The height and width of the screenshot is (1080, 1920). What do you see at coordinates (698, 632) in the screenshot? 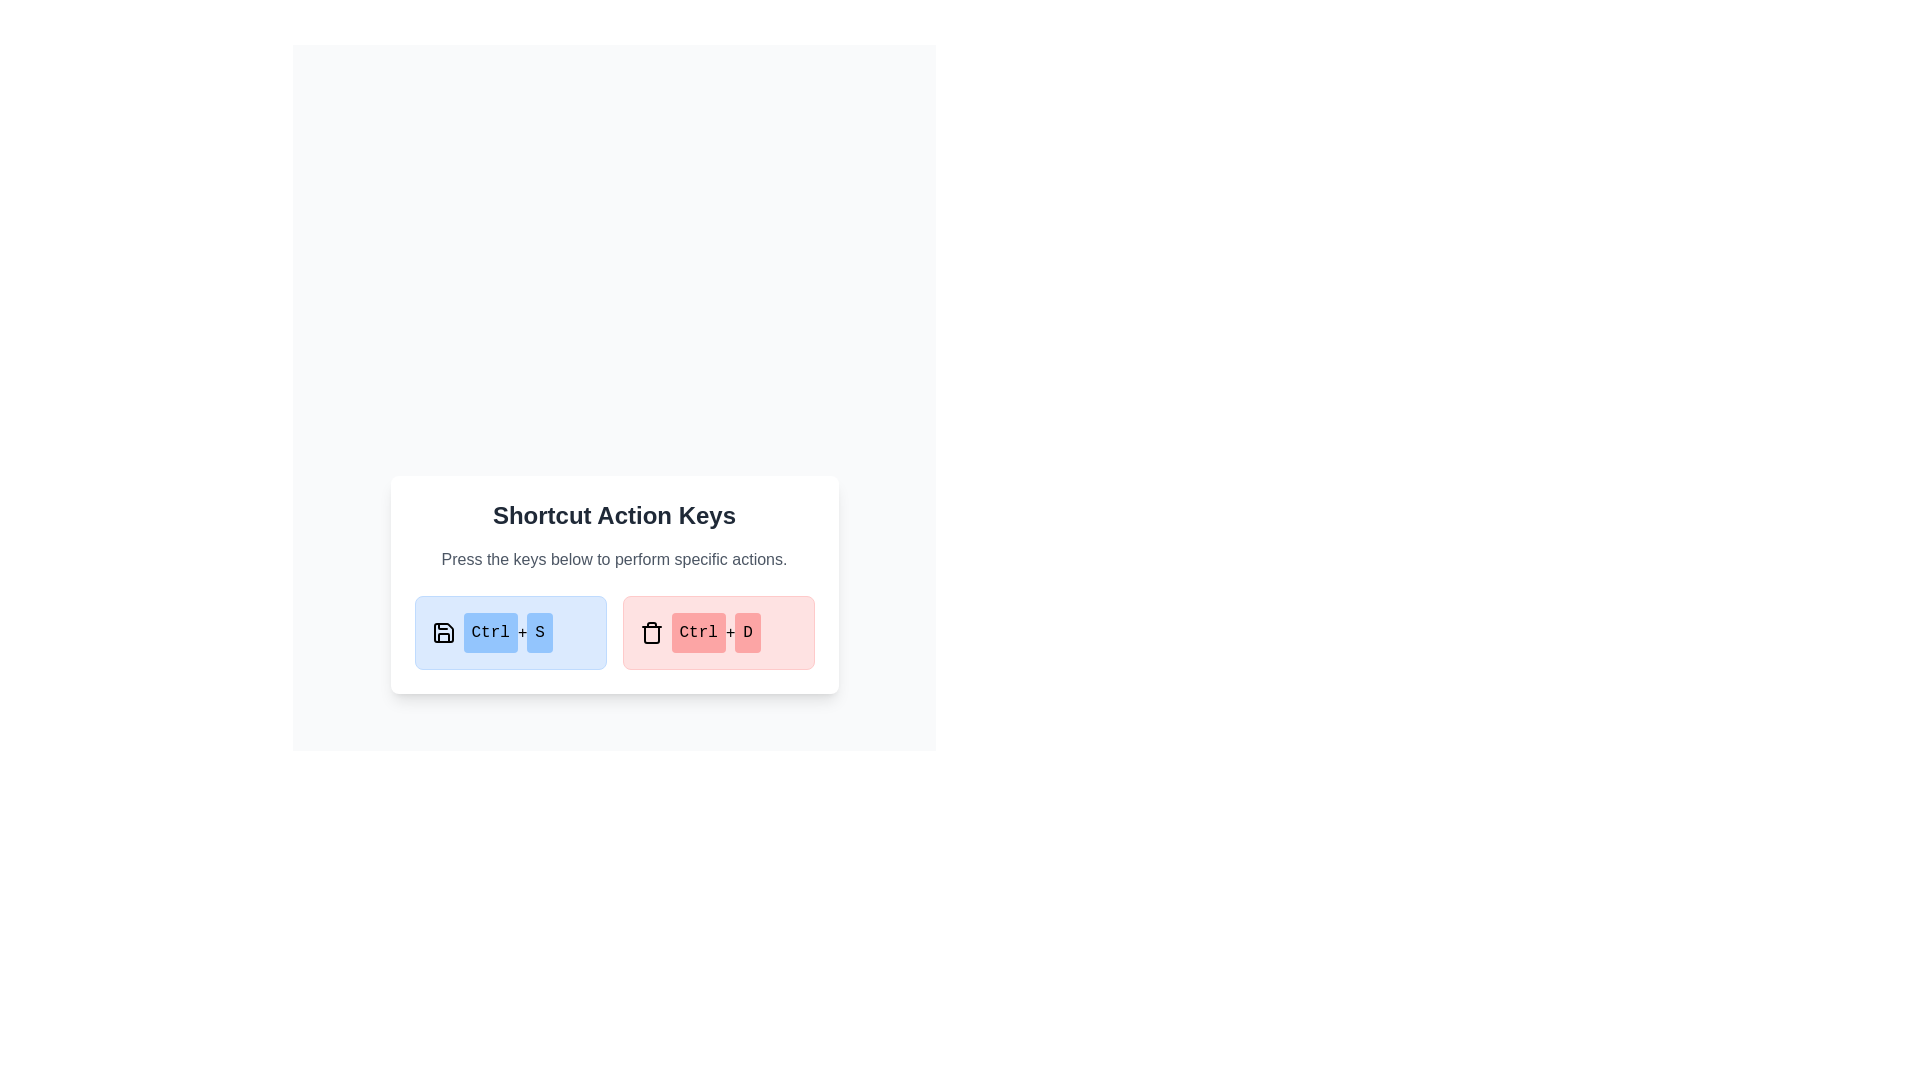
I see `the visual depiction of the 'Ctrl' key, which is part of the 'Ctrl+D' keyboard shortcut display and located to the left of the letter 'D'` at bounding box center [698, 632].